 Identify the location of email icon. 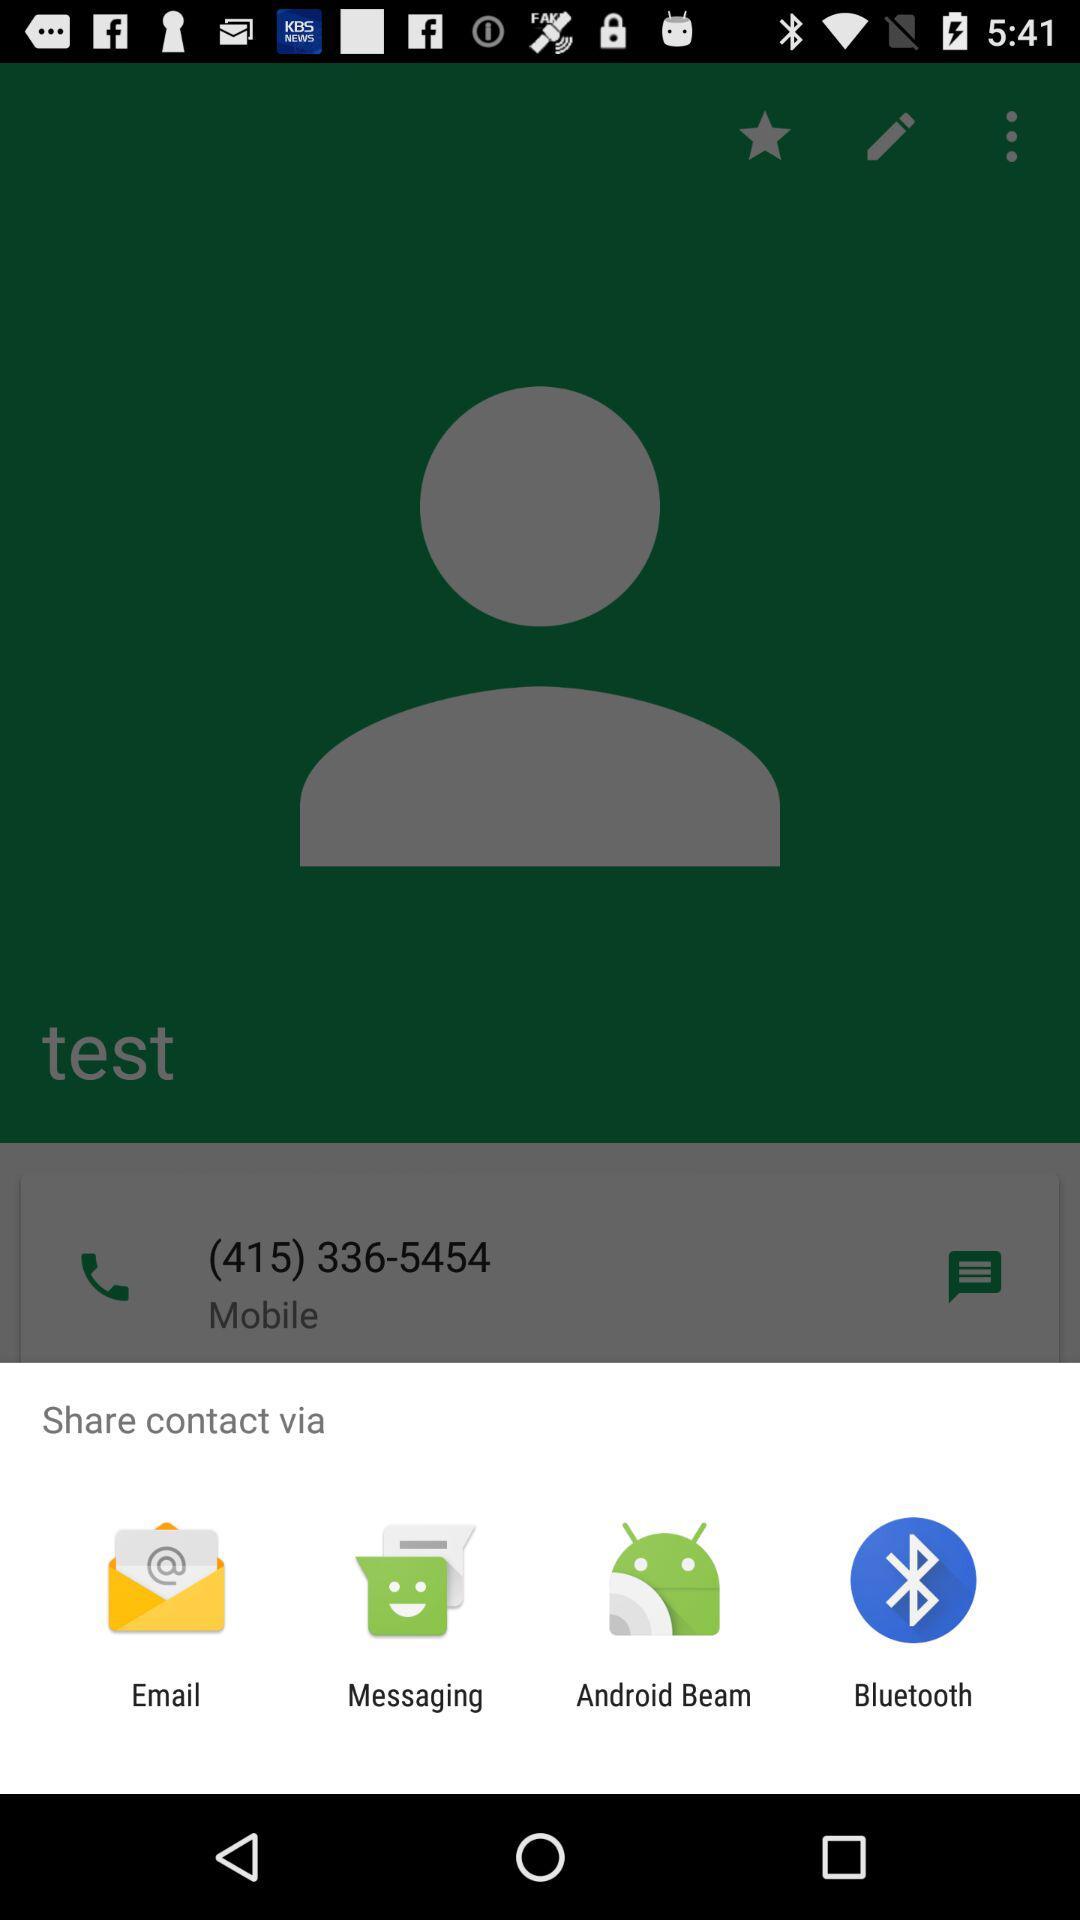
(165, 1711).